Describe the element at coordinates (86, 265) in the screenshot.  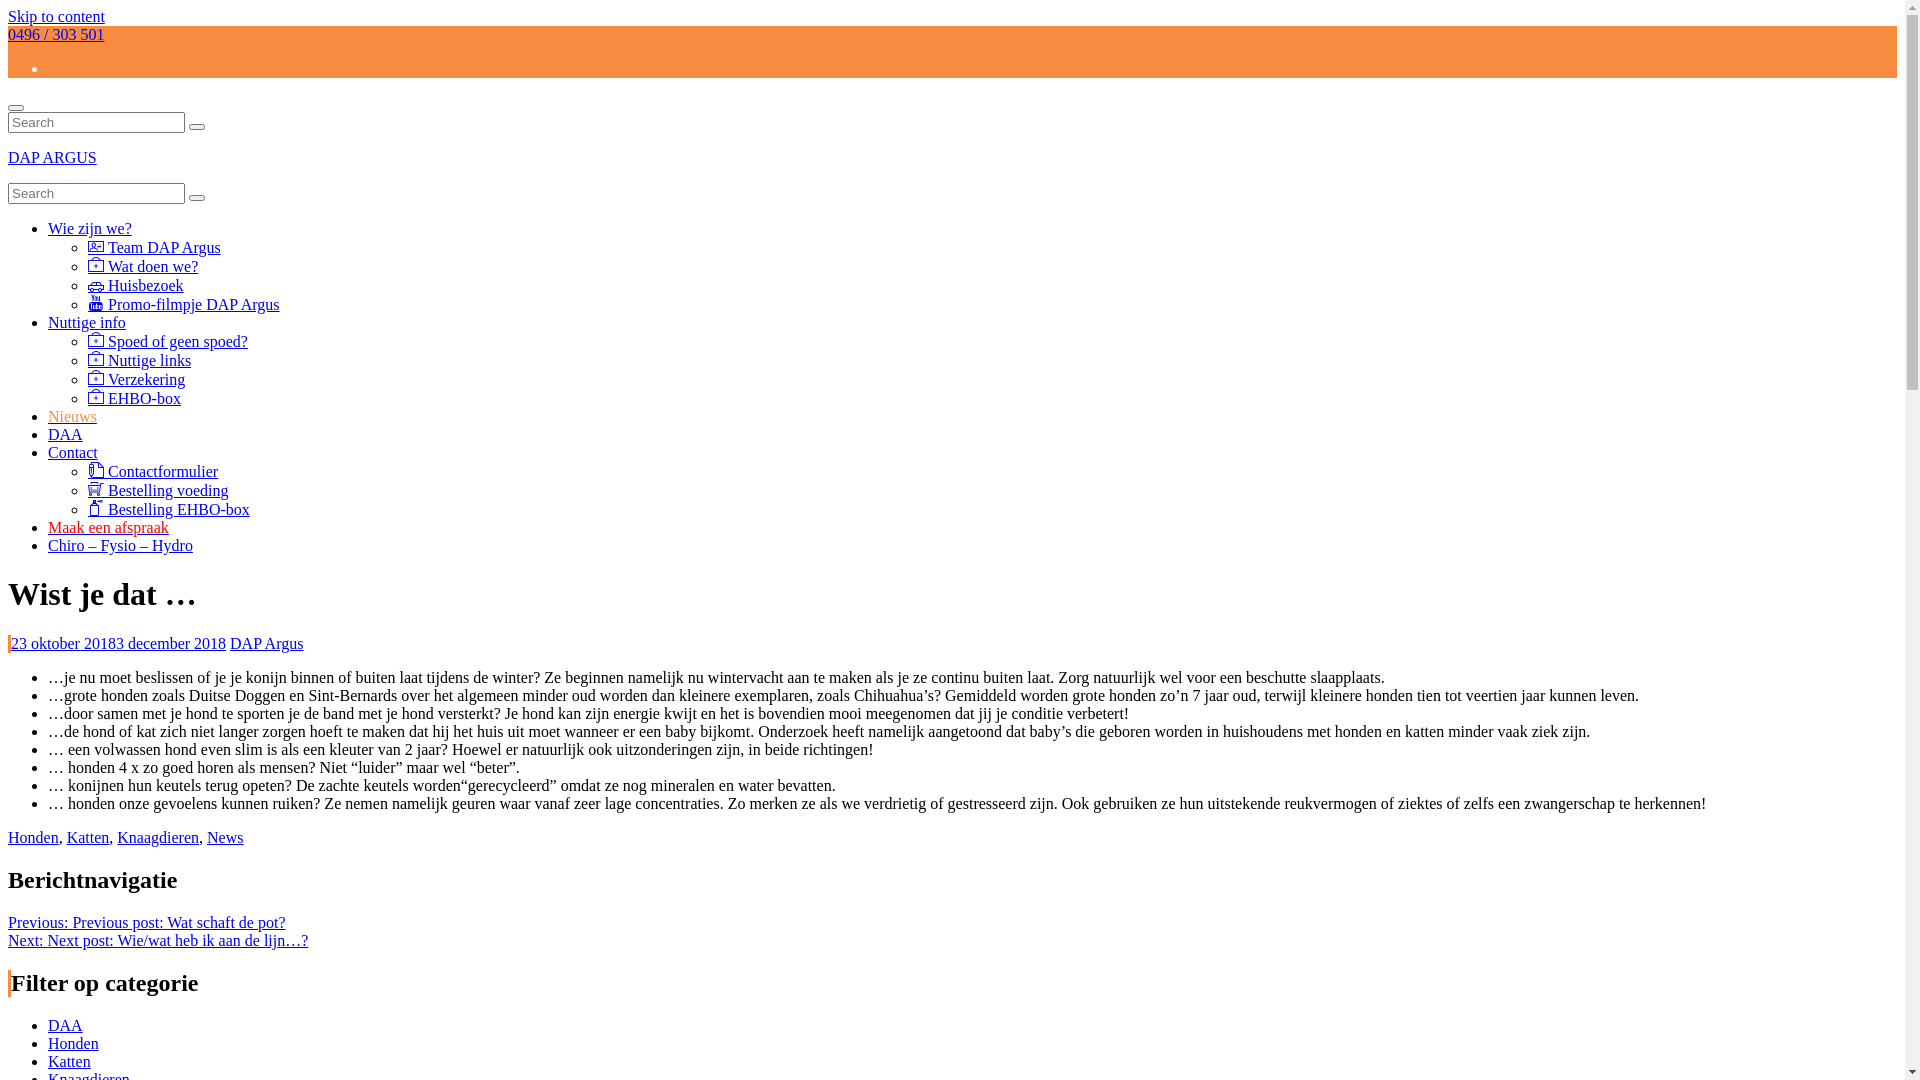
I see `'Wat doen we?'` at that location.